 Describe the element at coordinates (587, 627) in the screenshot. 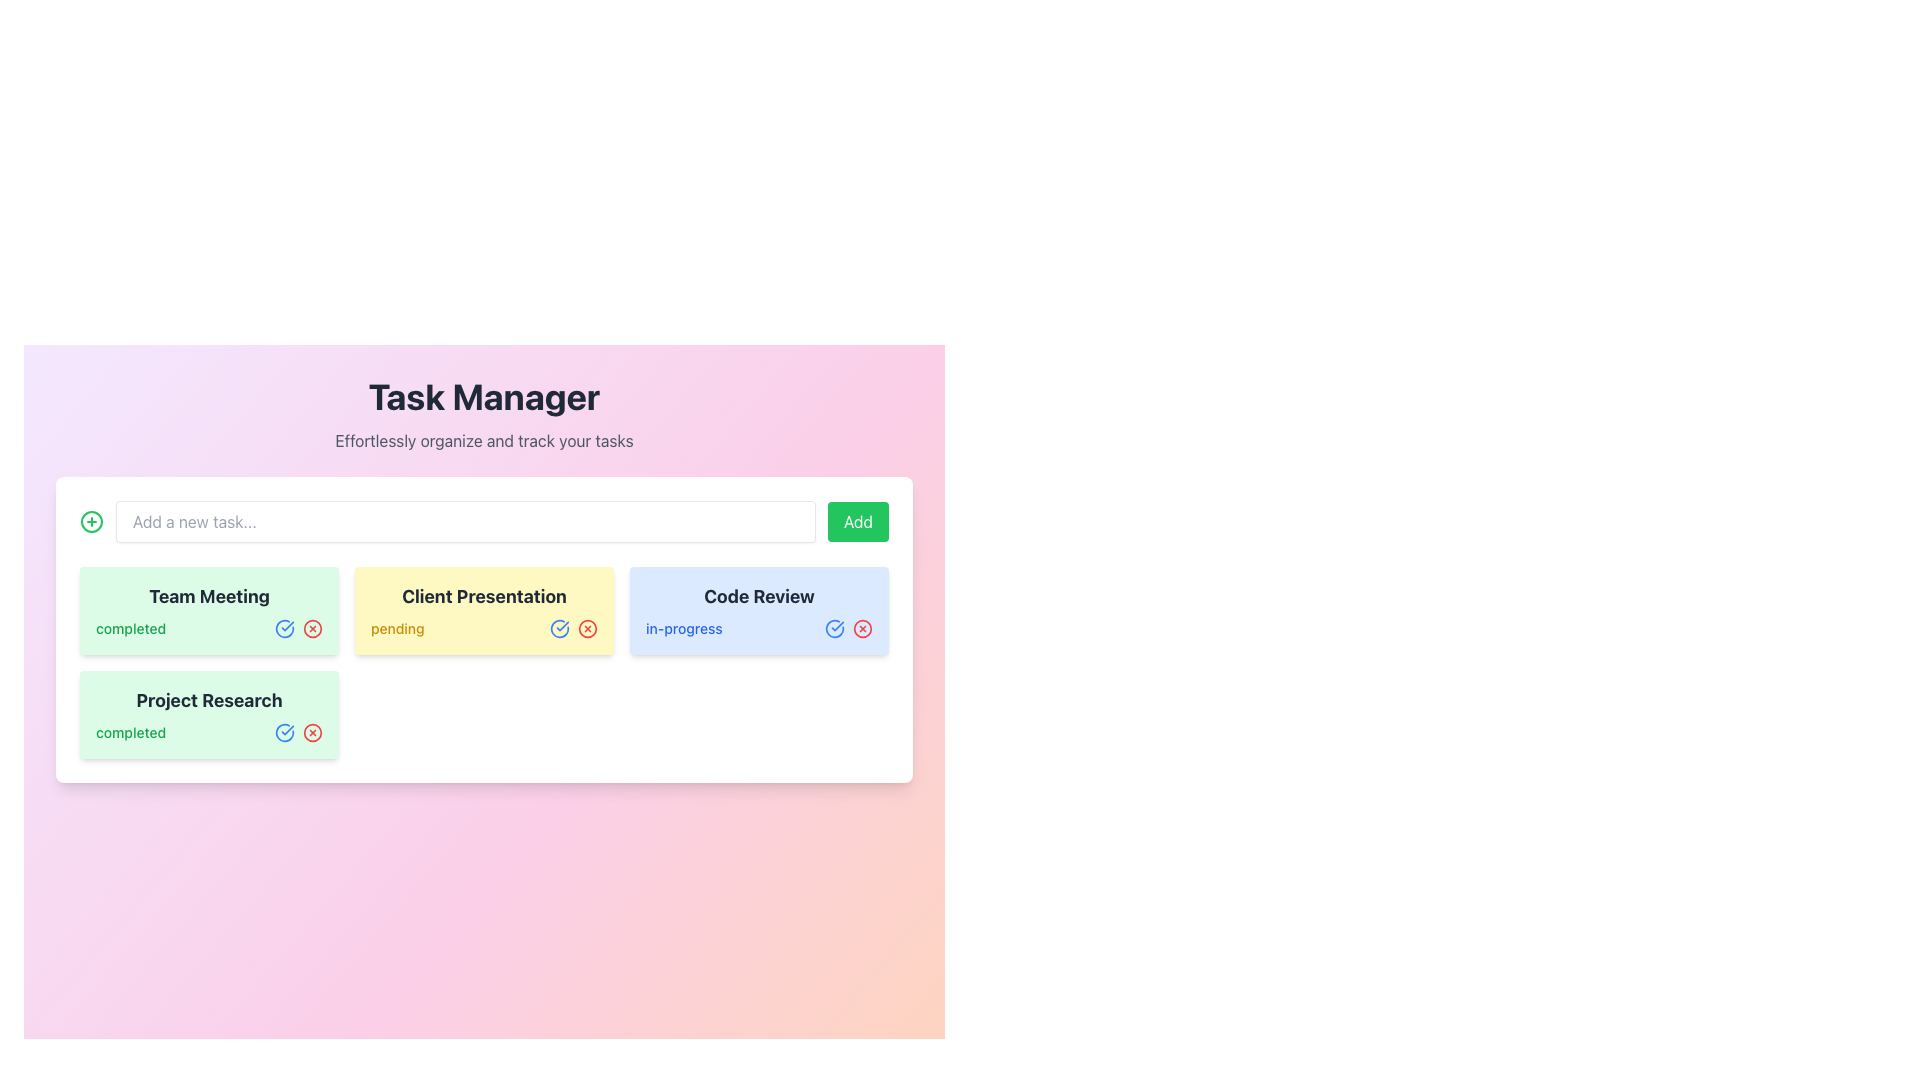

I see `the red circular icon button with a white cross inscribed in it, located on the yellow card titled 'Client Presentation'` at that location.